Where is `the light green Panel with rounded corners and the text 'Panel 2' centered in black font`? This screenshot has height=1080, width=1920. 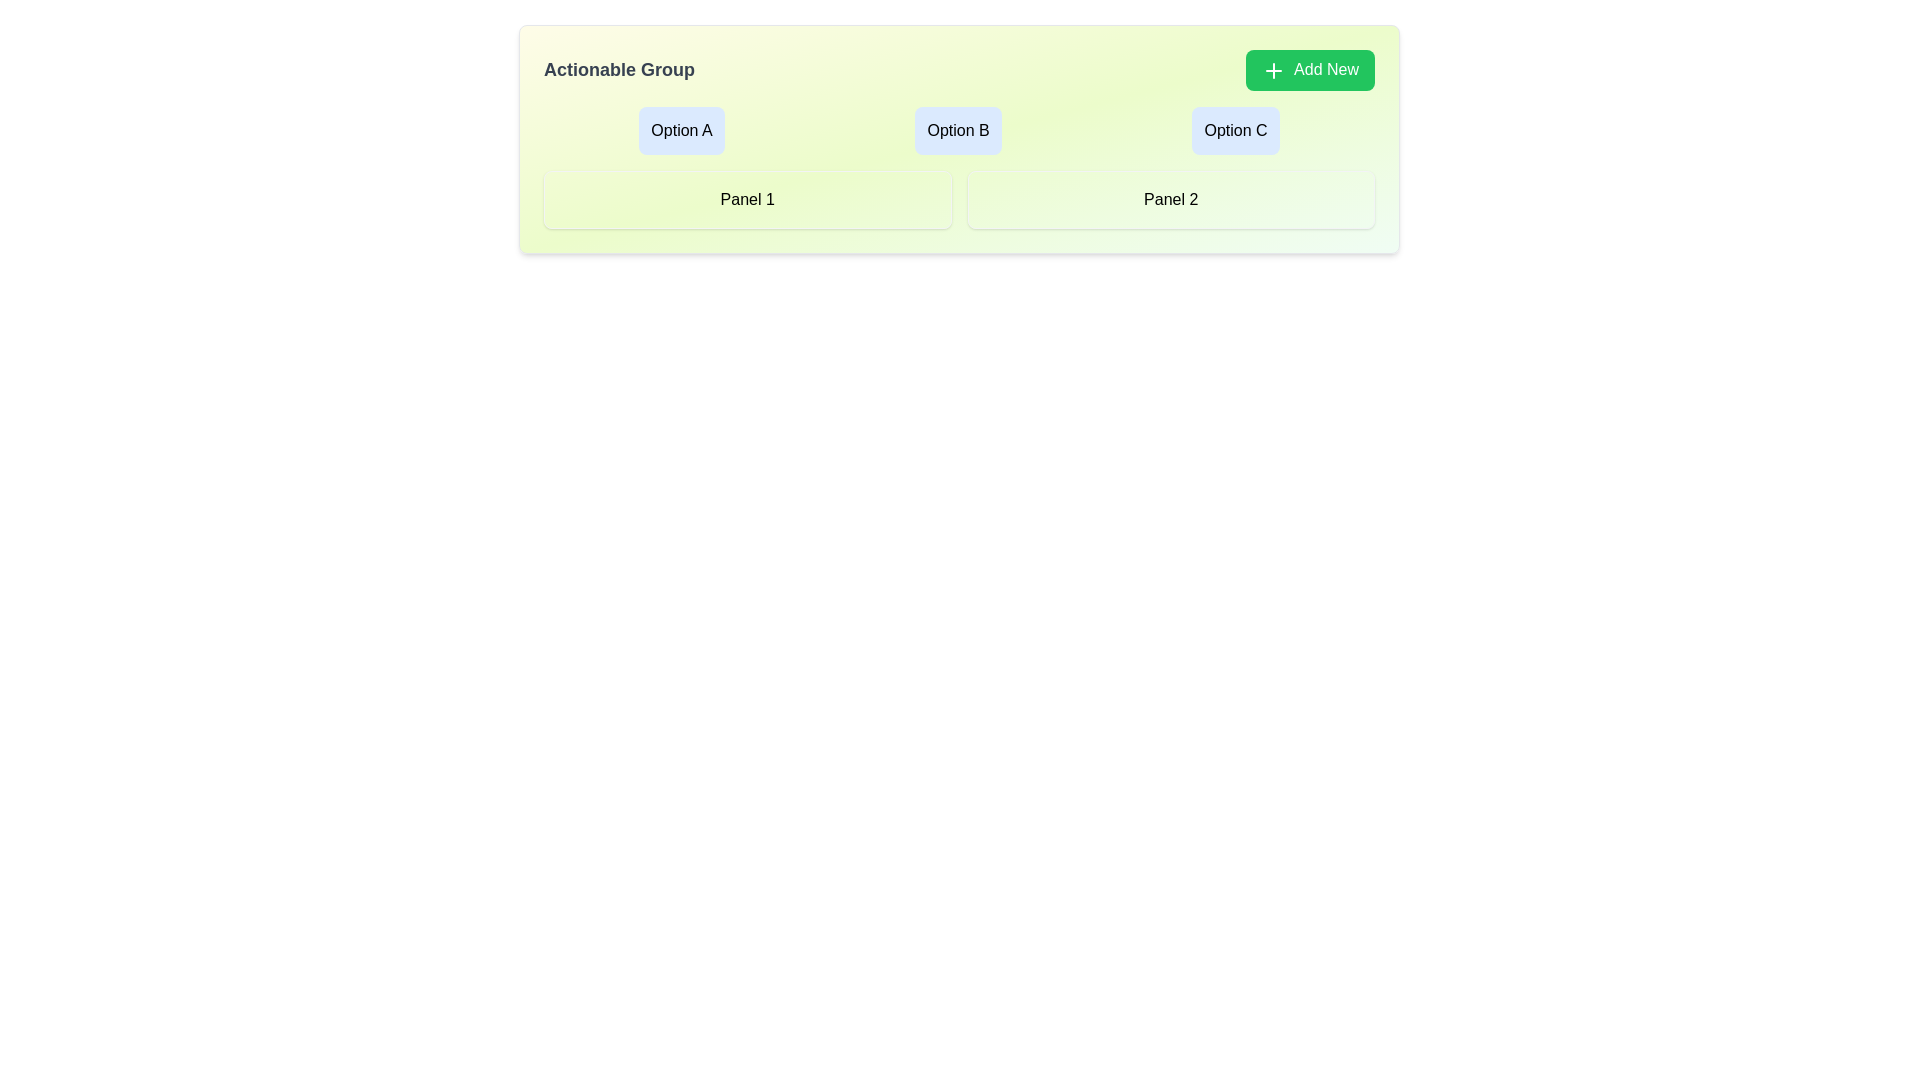
the light green Panel with rounded corners and the text 'Panel 2' centered in black font is located at coordinates (1171, 199).